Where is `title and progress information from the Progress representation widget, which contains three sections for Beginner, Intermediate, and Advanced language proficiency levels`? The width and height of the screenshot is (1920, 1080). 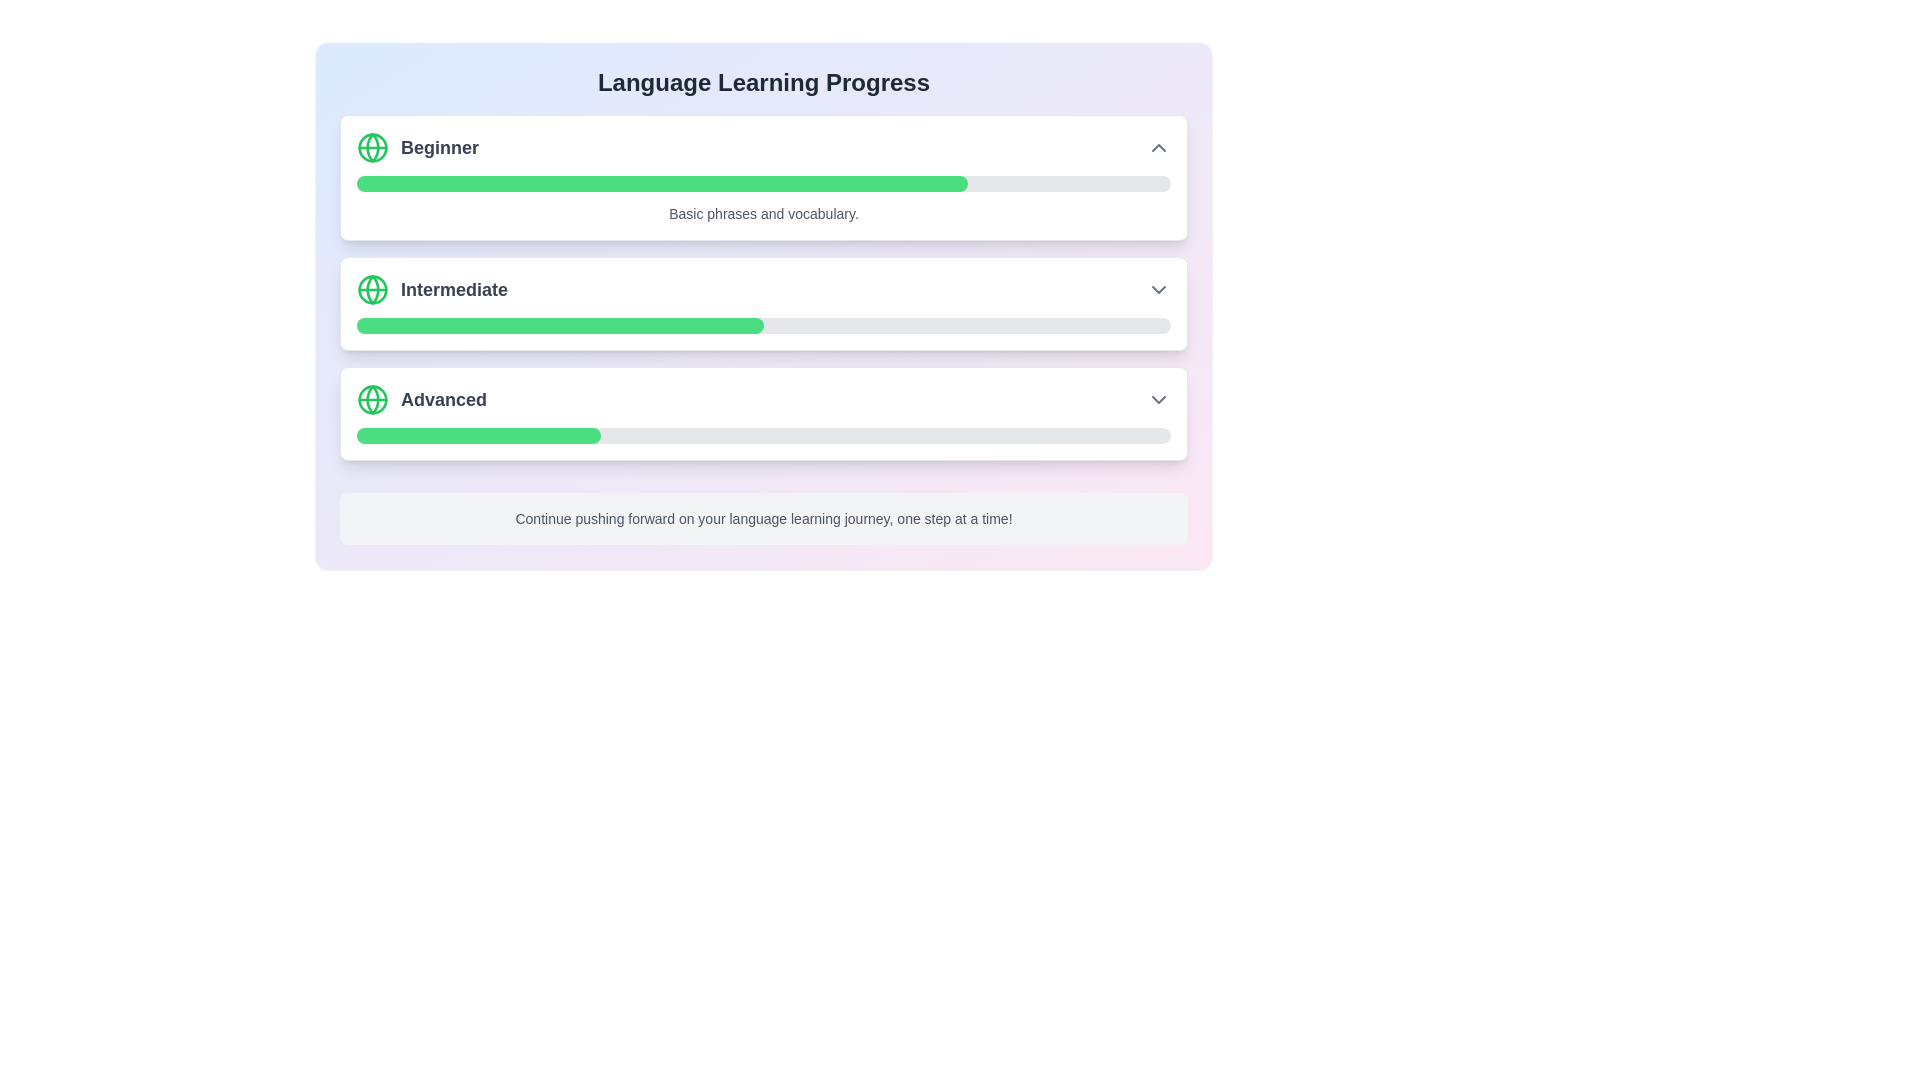
title and progress information from the Progress representation widget, which contains three sections for Beginner, Intermediate, and Advanced language proficiency levels is located at coordinates (762, 288).